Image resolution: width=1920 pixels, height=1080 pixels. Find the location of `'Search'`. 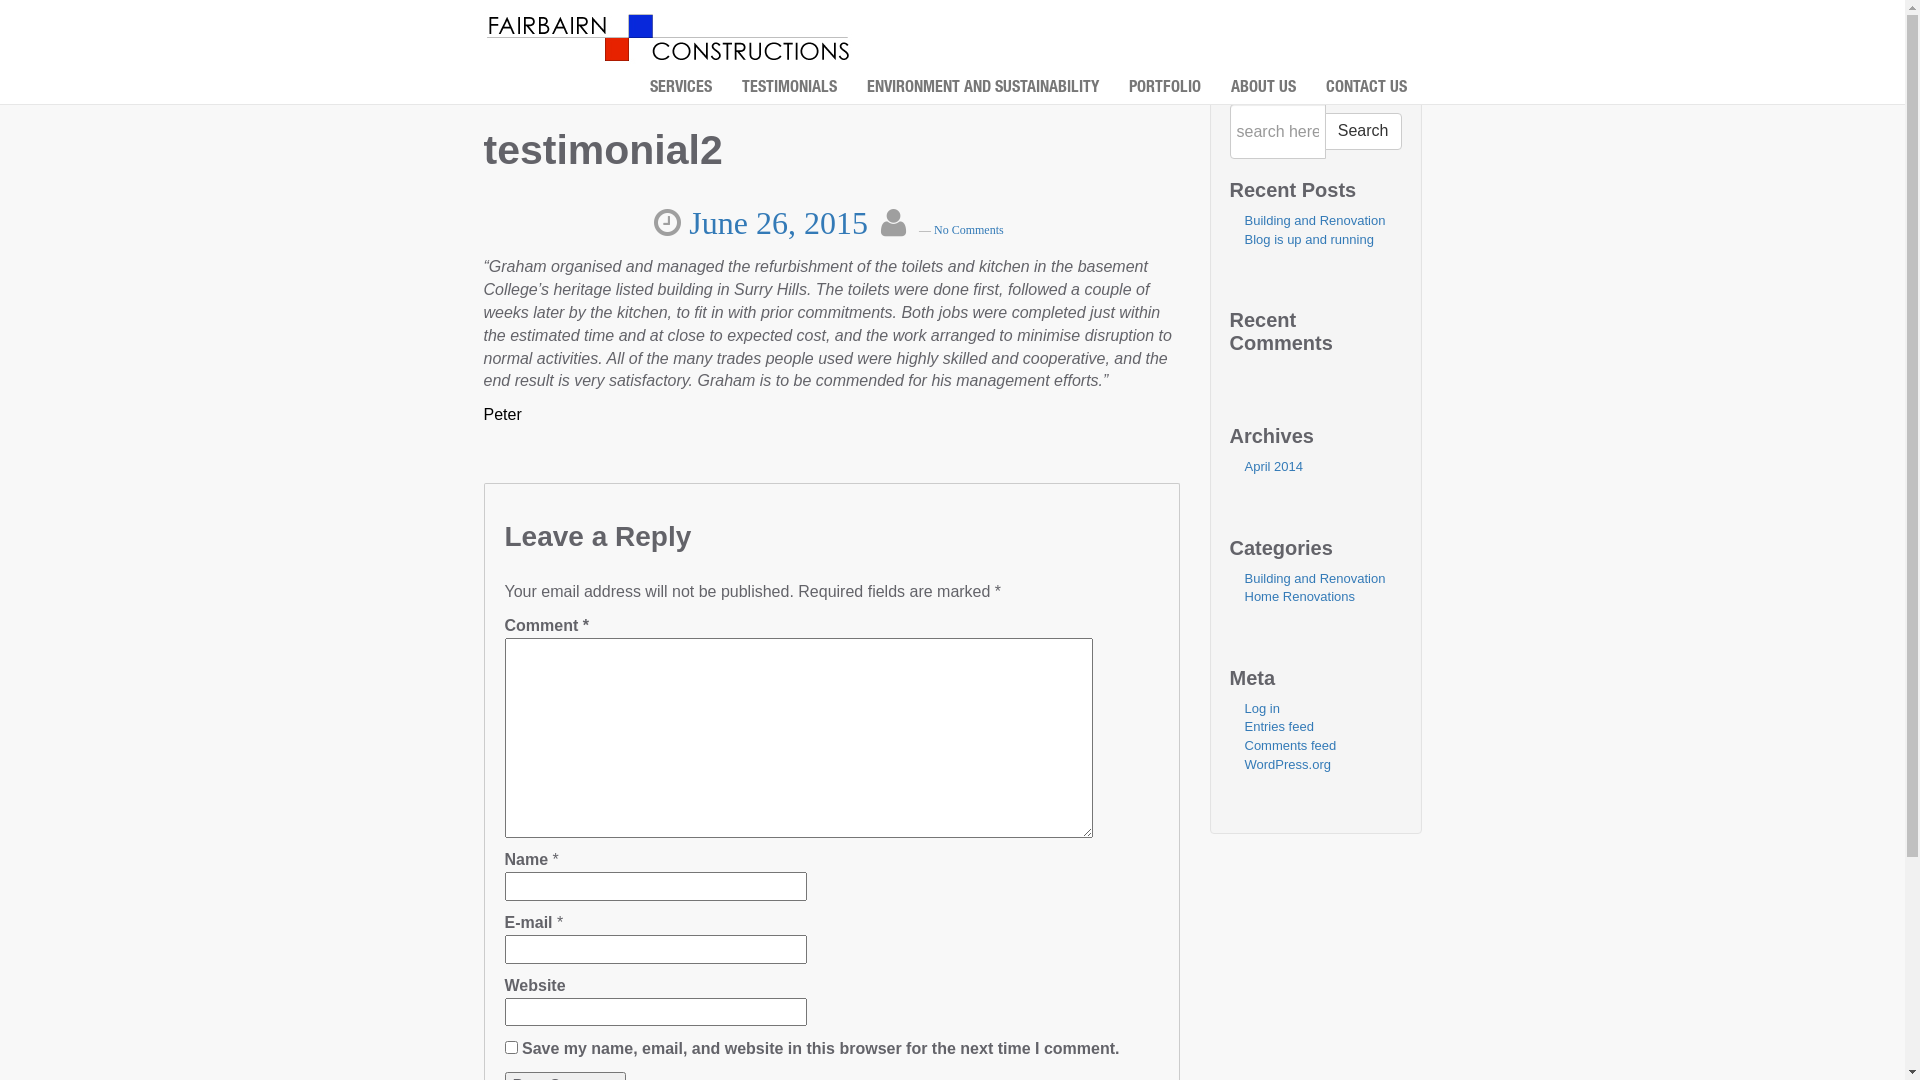

'Search' is located at coordinates (1362, 131).